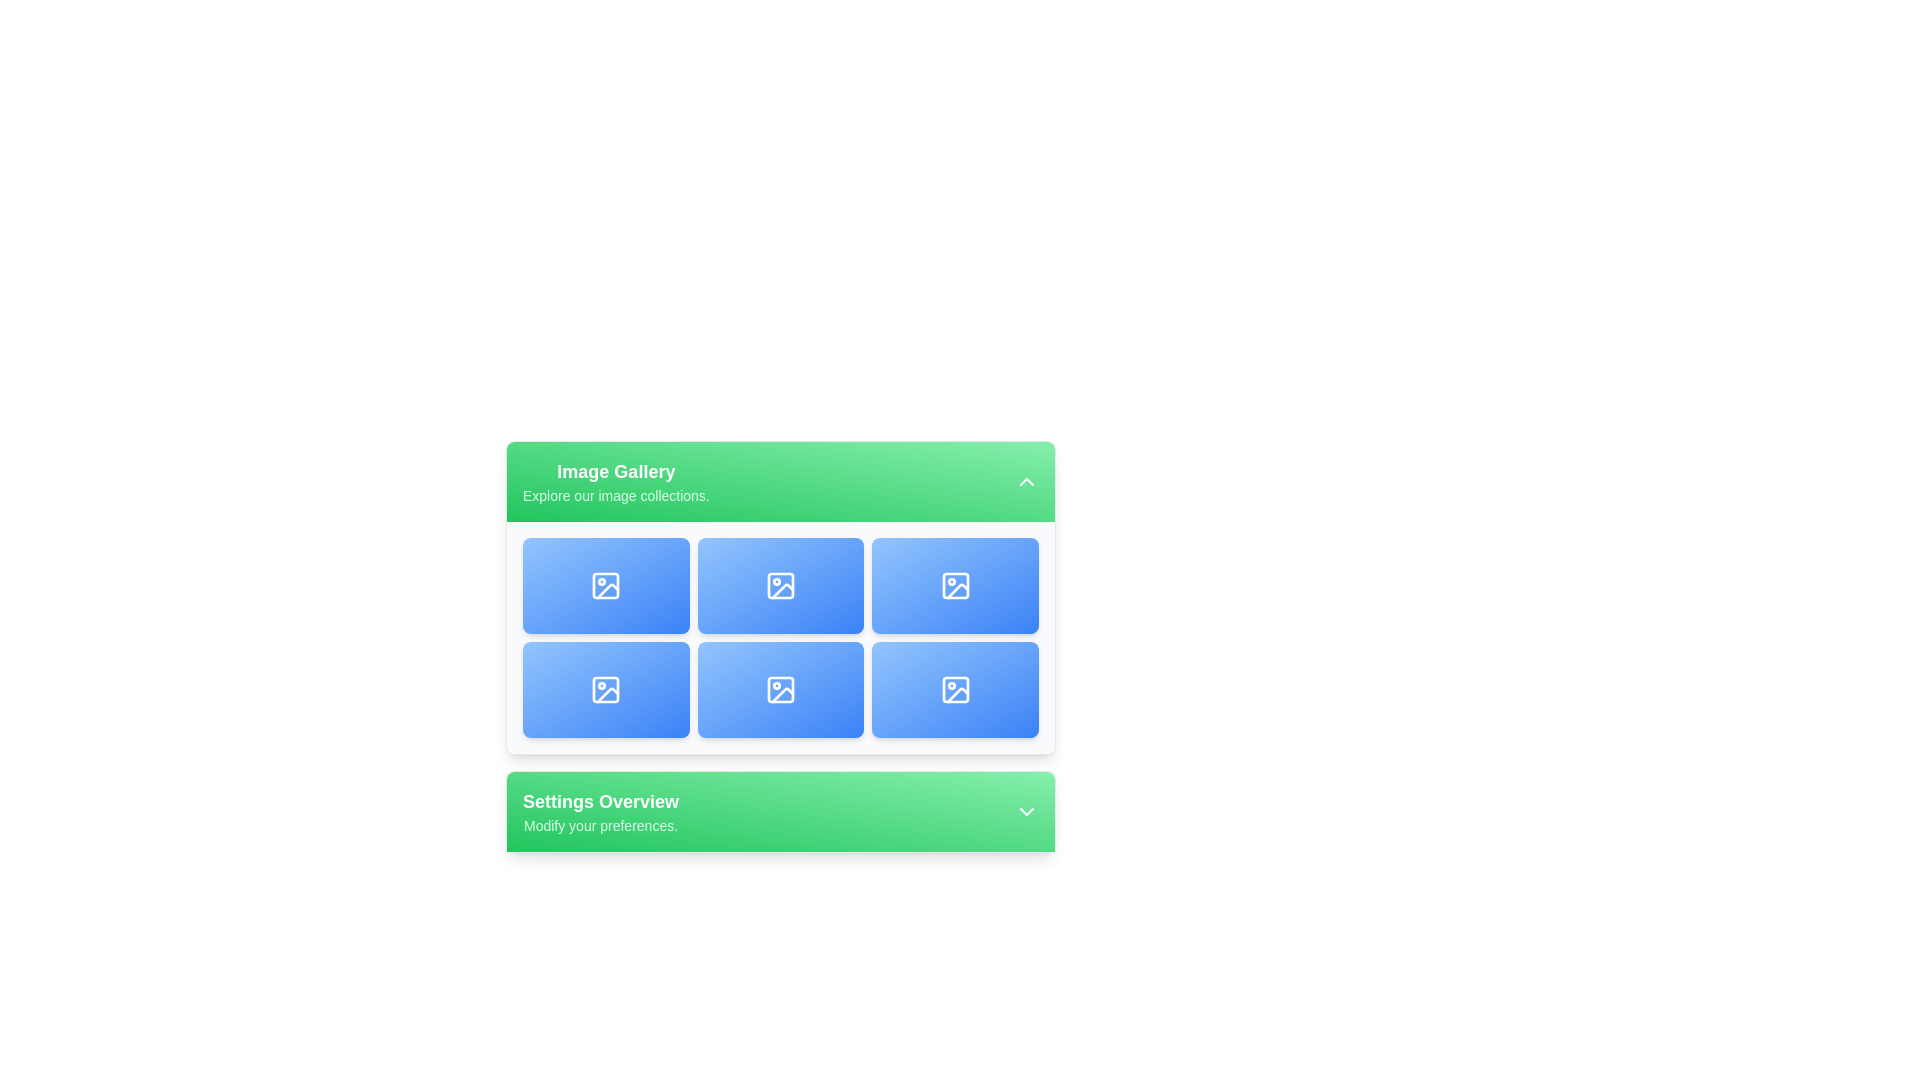 The width and height of the screenshot is (1920, 1080). What do you see at coordinates (780, 689) in the screenshot?
I see `the rectangular button with a gradient from blue to brighter blue, featuring a white icon of an image with circular detail, located` at bounding box center [780, 689].